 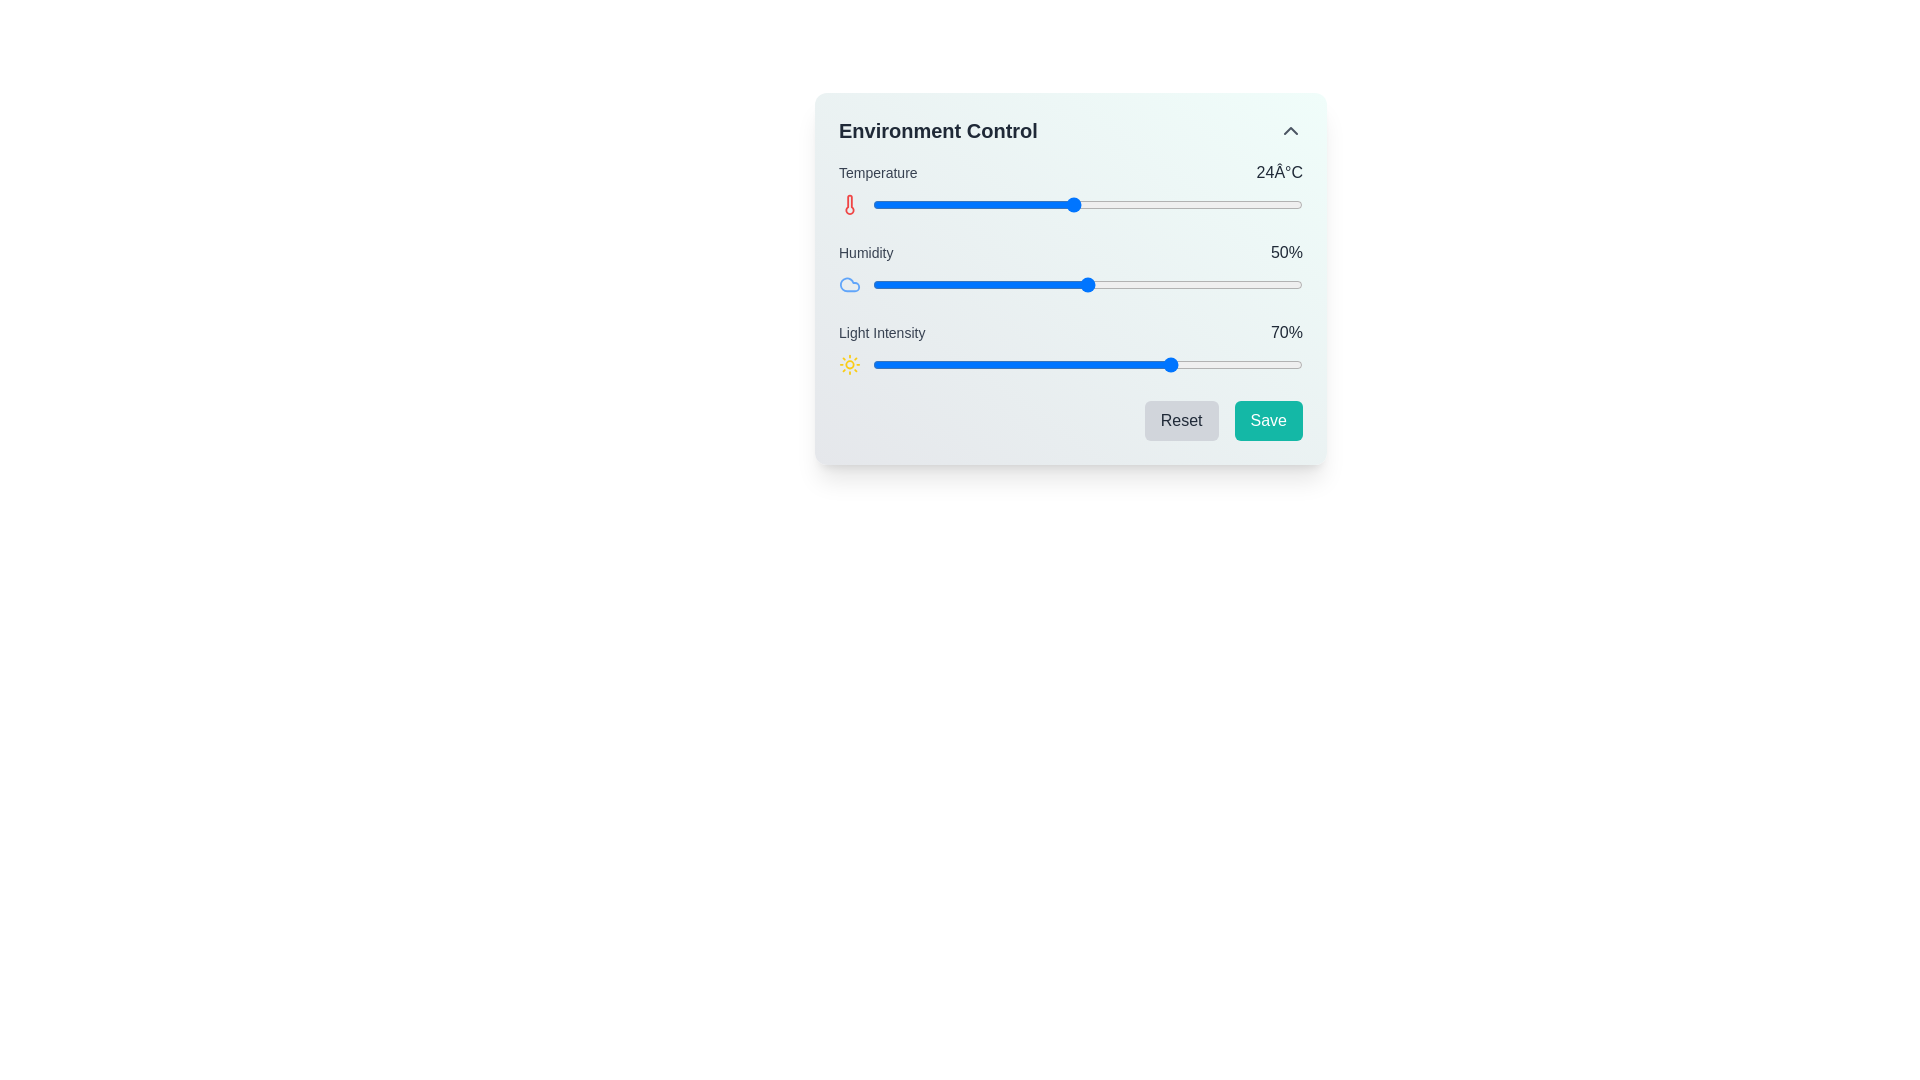 I want to click on temperature, so click(x=1244, y=204).